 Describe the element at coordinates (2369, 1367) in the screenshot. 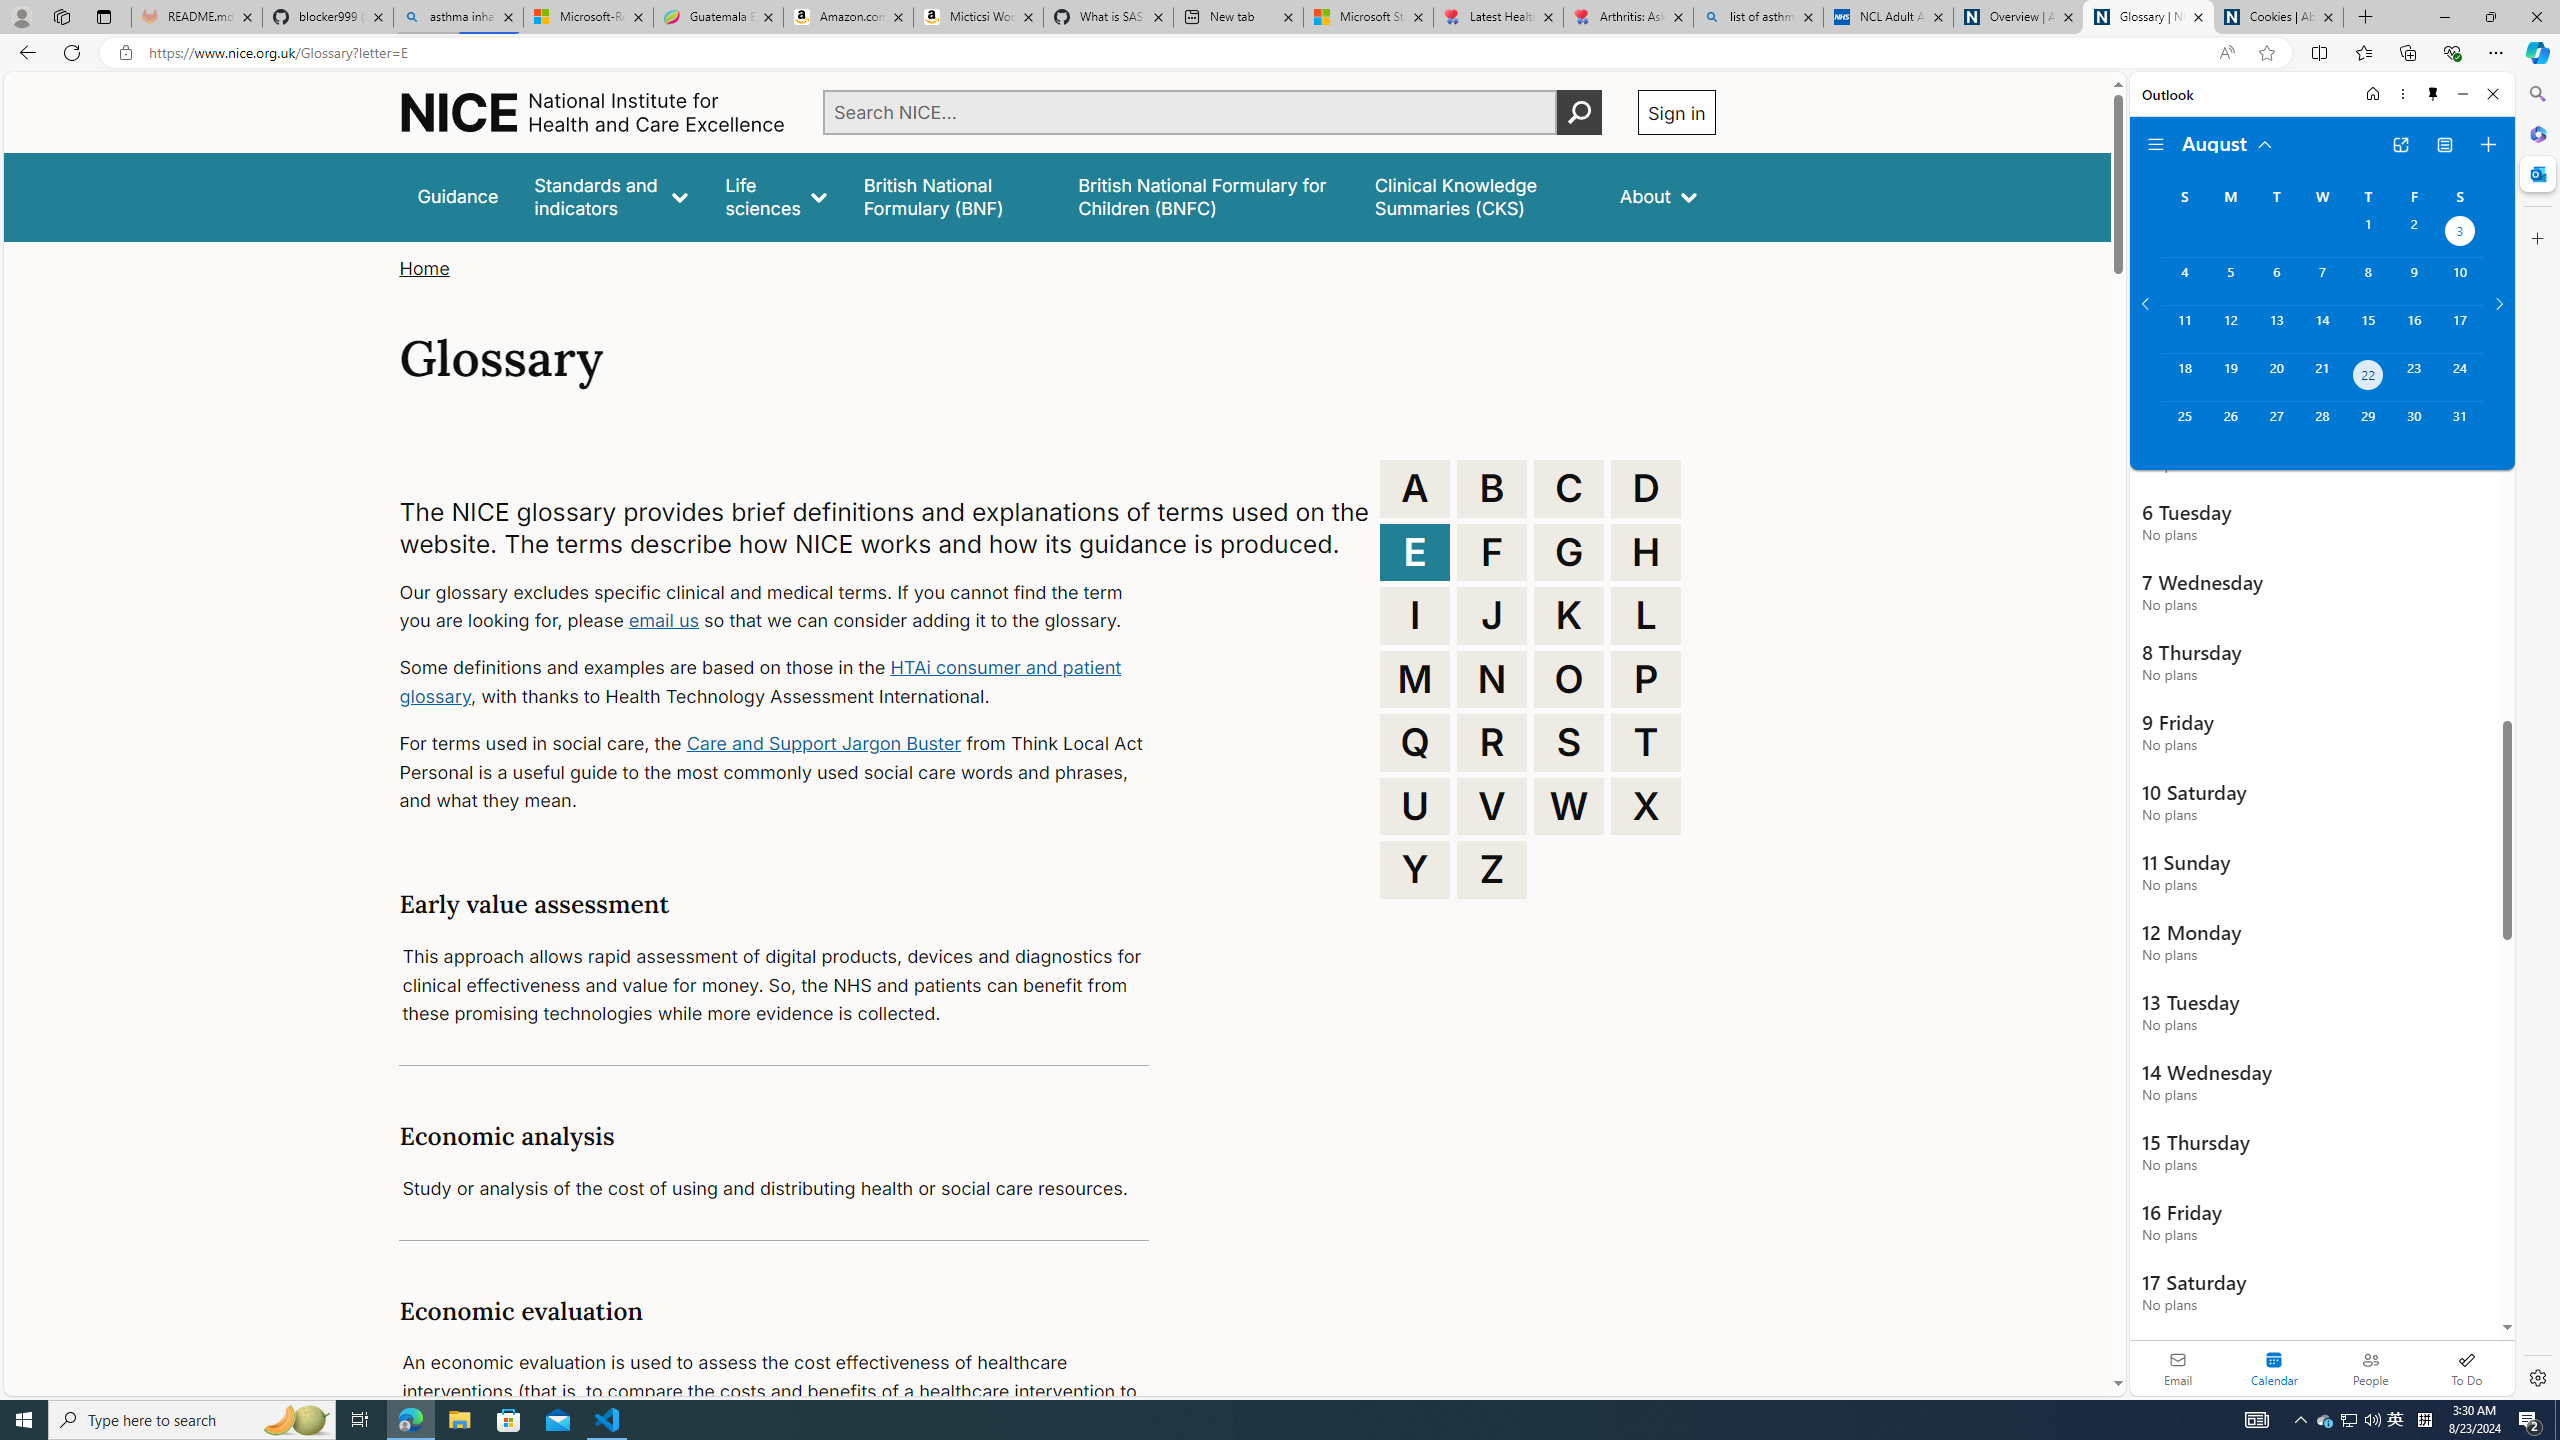

I see `'People'` at that location.